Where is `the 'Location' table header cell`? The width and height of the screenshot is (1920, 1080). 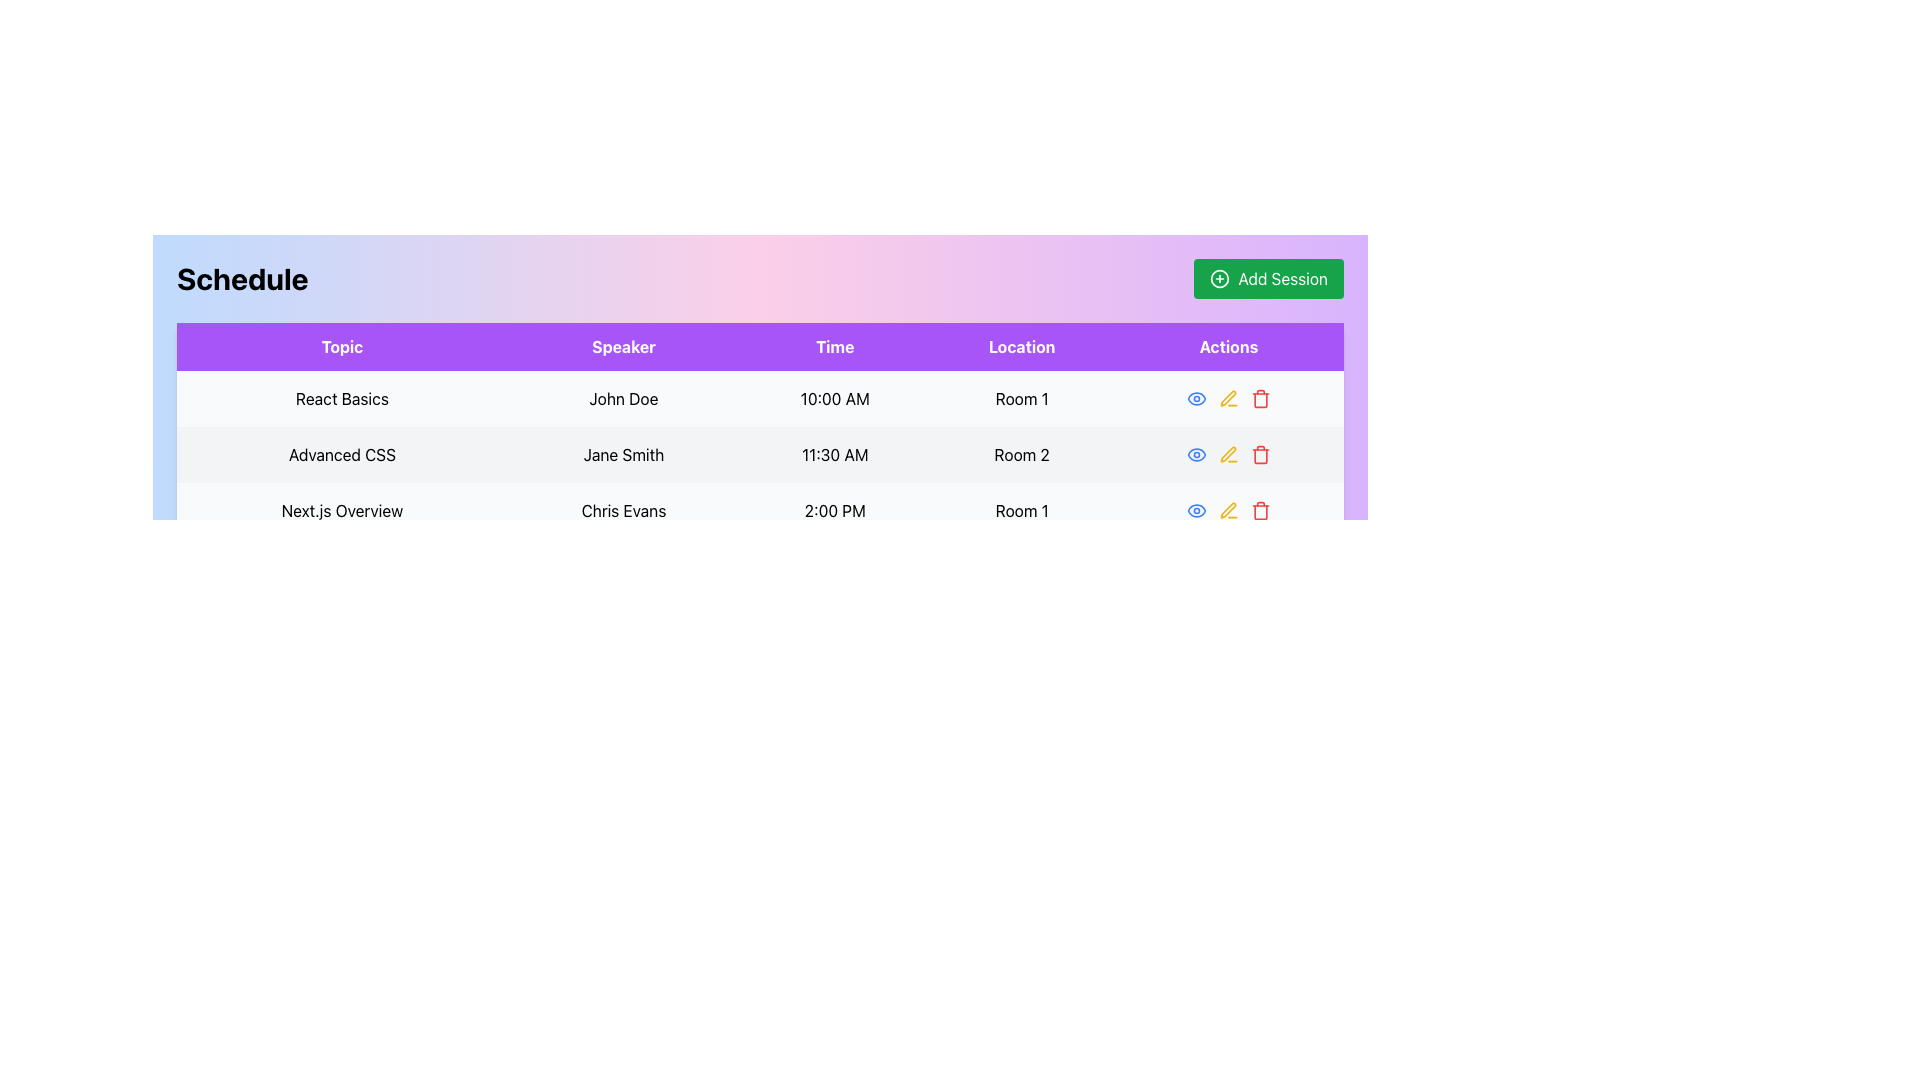 the 'Location' table header cell is located at coordinates (1022, 346).